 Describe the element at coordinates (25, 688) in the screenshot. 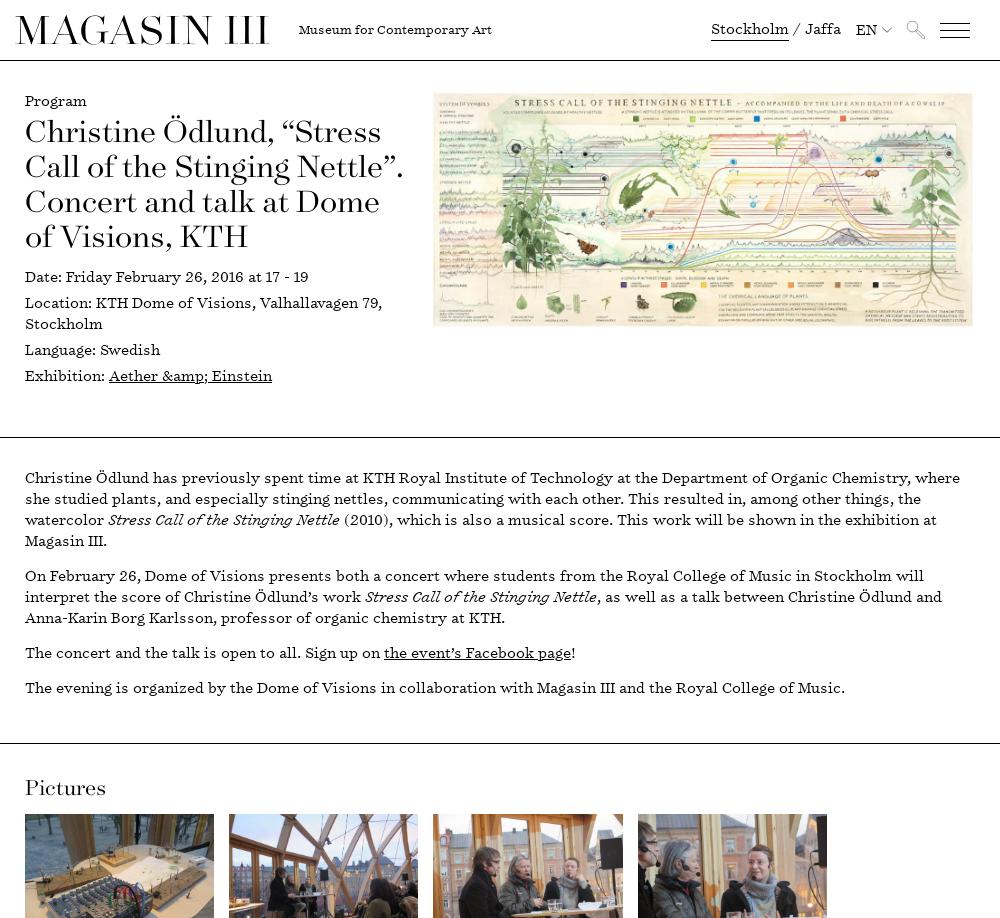

I see `'The evening is organized by the Dome of Visions in collaboration with Magasin III and the Royal College of Music.'` at that location.